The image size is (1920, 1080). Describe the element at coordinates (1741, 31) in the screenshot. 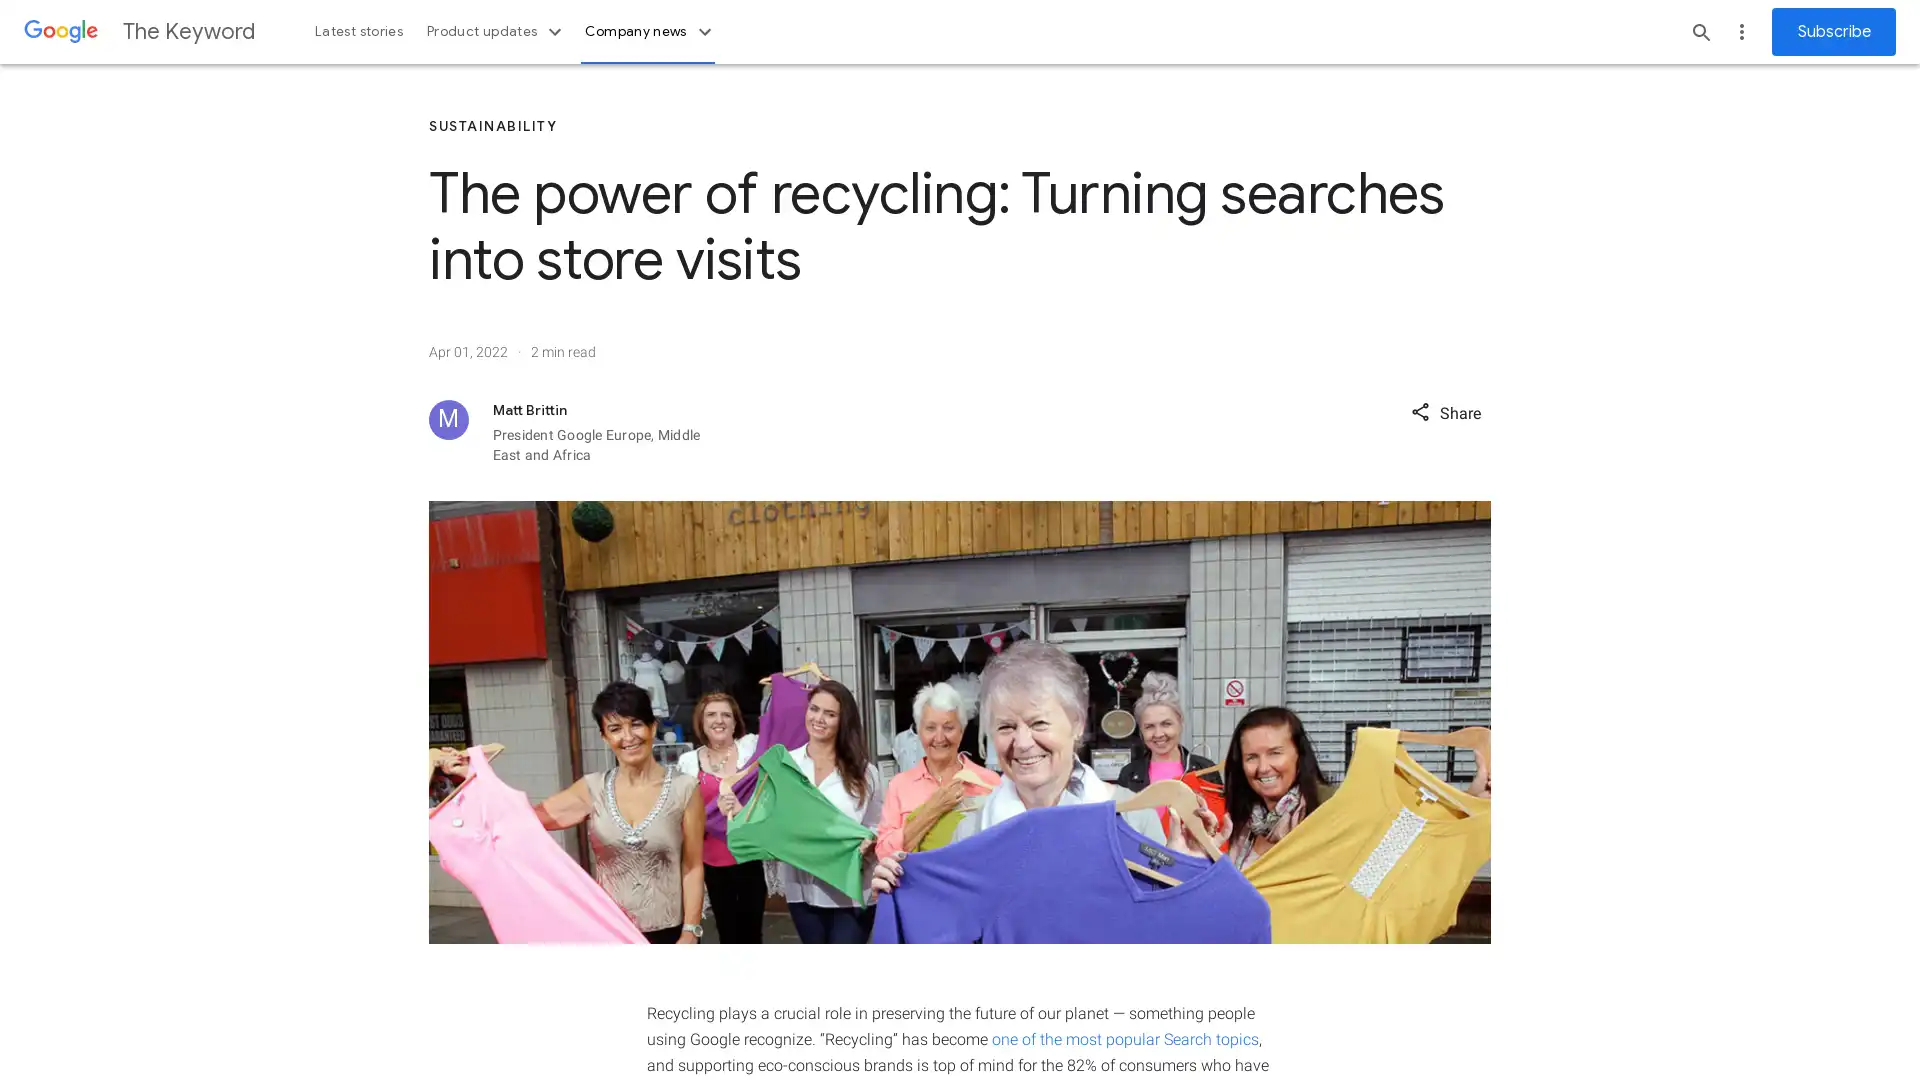

I see `Secondary menu` at that location.